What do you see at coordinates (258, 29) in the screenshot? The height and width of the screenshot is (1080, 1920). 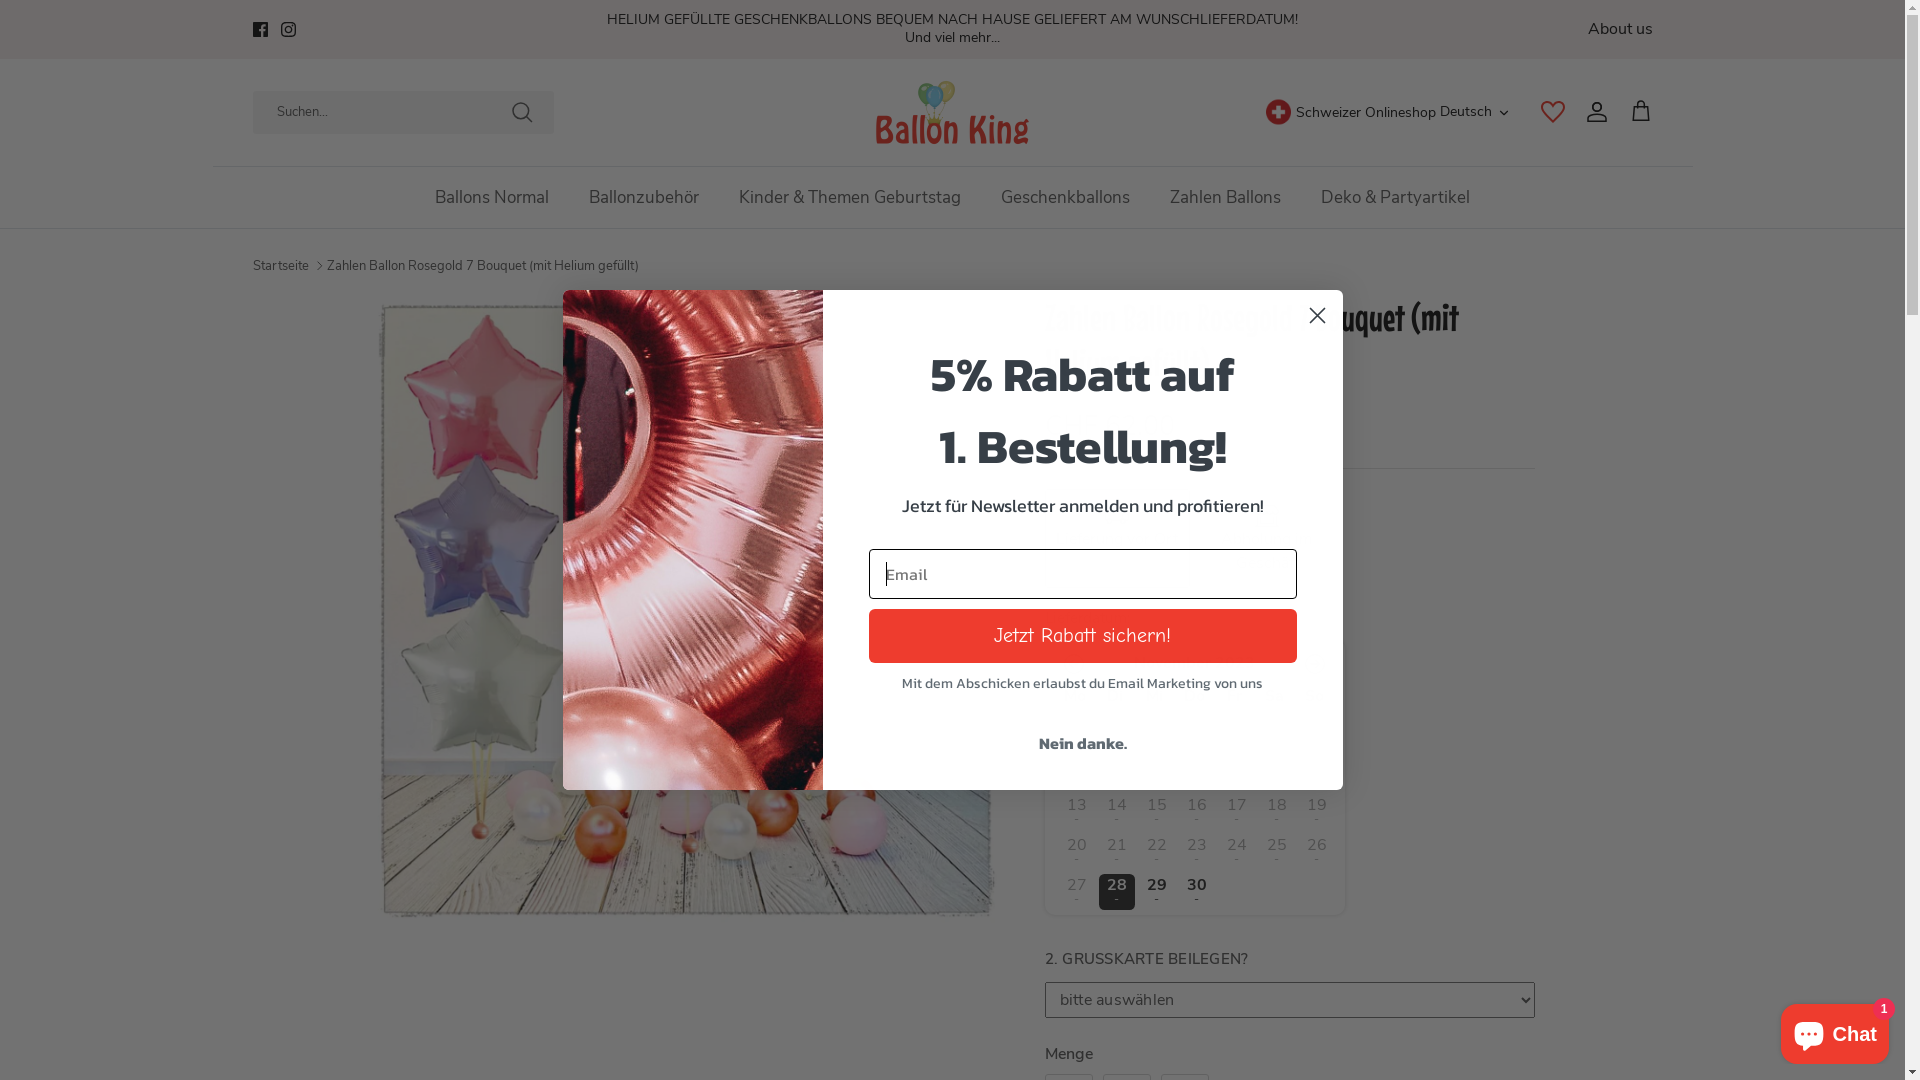 I see `'Facebook'` at bounding box center [258, 29].